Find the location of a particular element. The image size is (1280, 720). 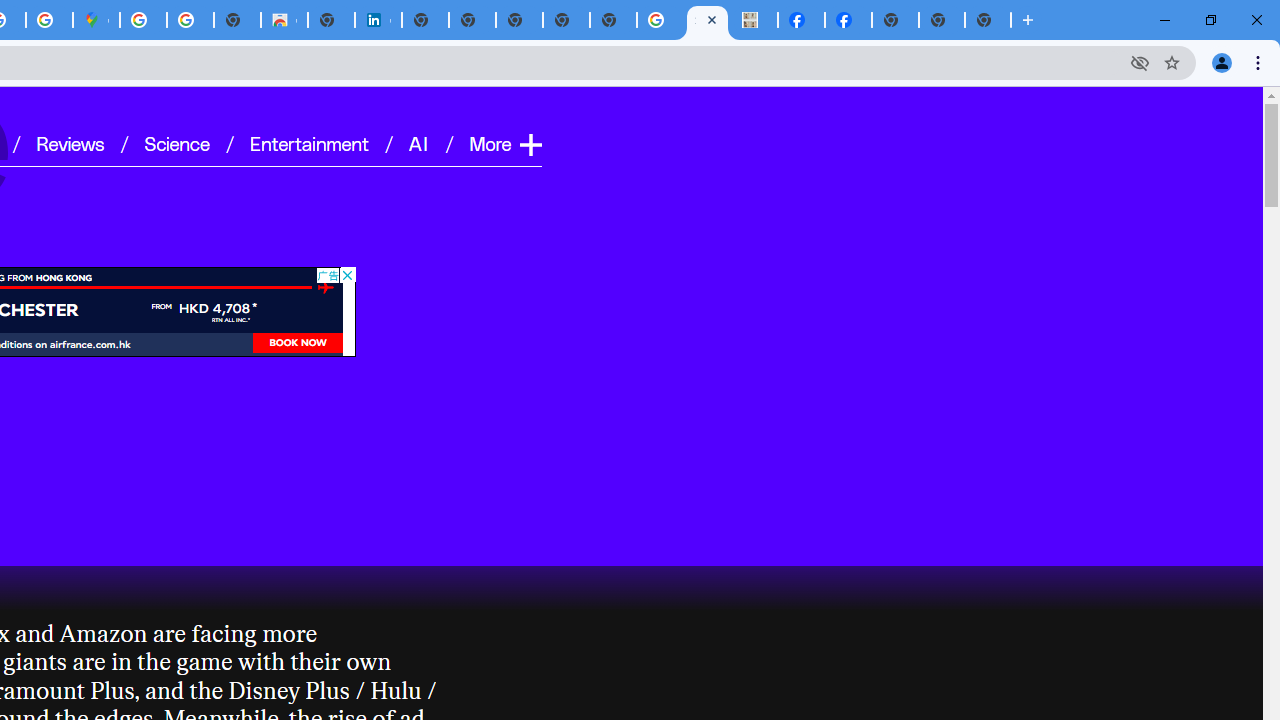

'AI' is located at coordinates (418, 141).